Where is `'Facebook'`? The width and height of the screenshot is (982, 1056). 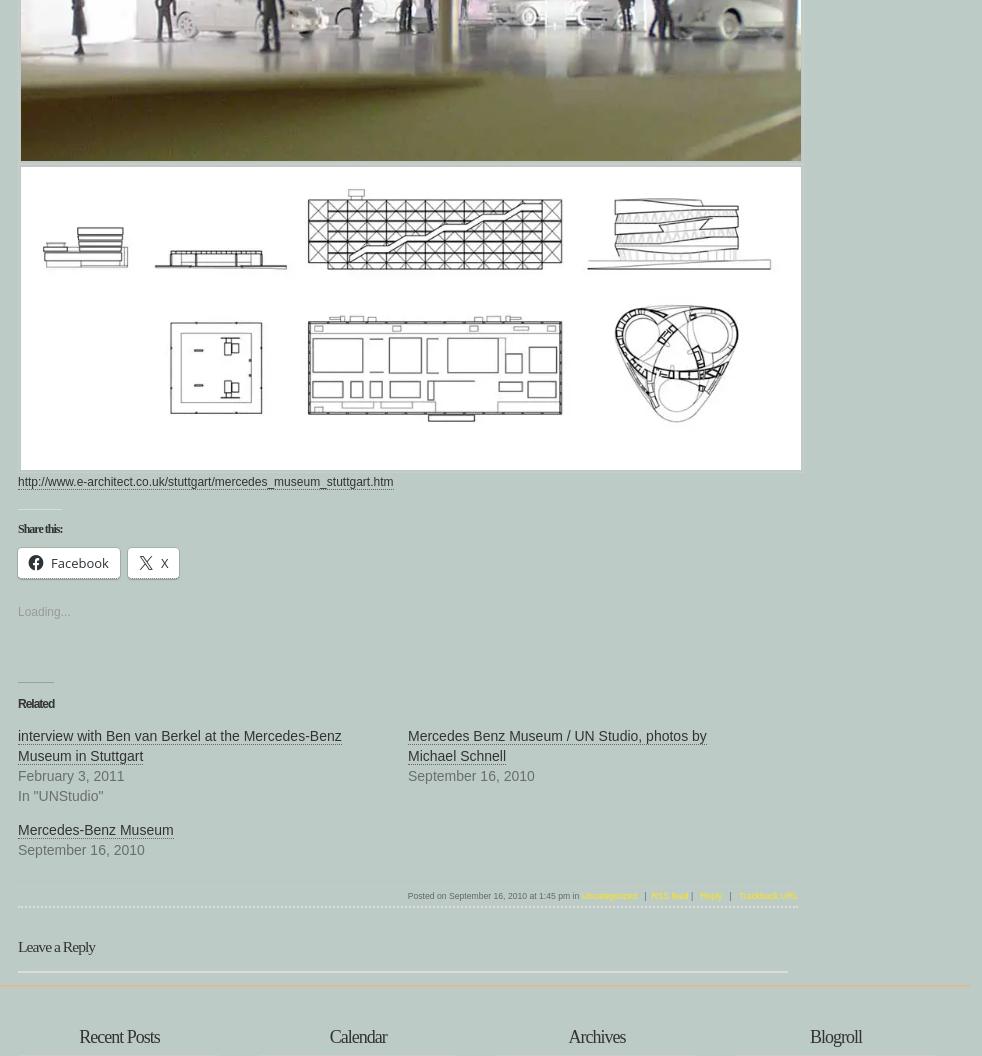
'Facebook' is located at coordinates (78, 562).